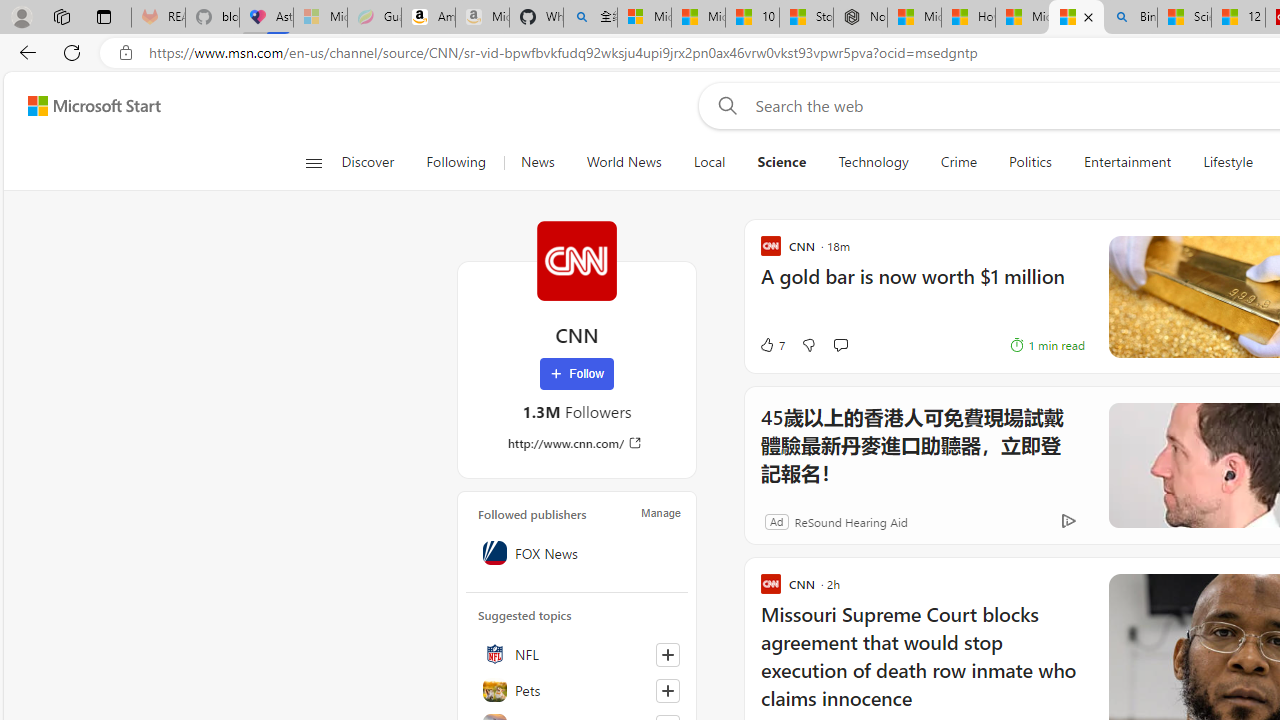 This screenshot has width=1280, height=720. Describe the element at coordinates (576, 374) in the screenshot. I see `'Follow'` at that location.